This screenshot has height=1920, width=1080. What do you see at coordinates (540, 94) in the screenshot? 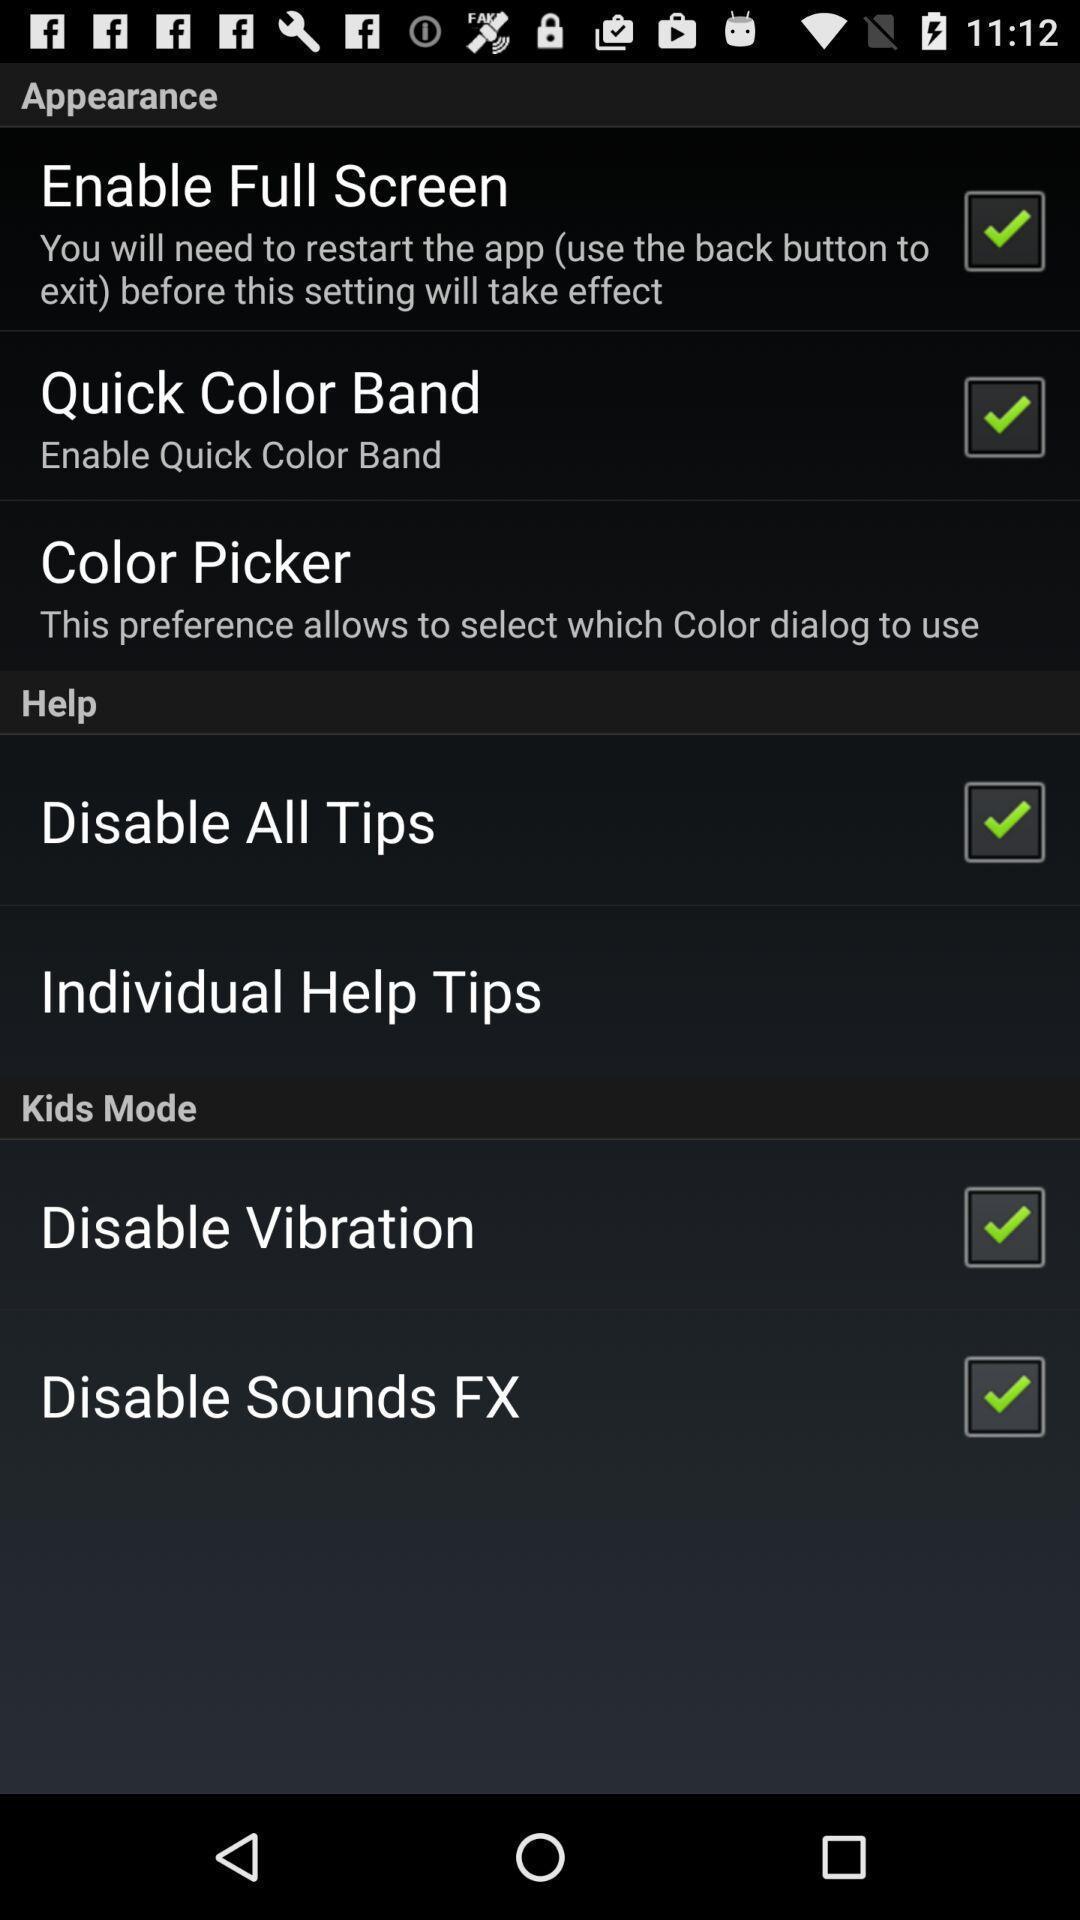
I see `item above the enable full screen app` at bounding box center [540, 94].